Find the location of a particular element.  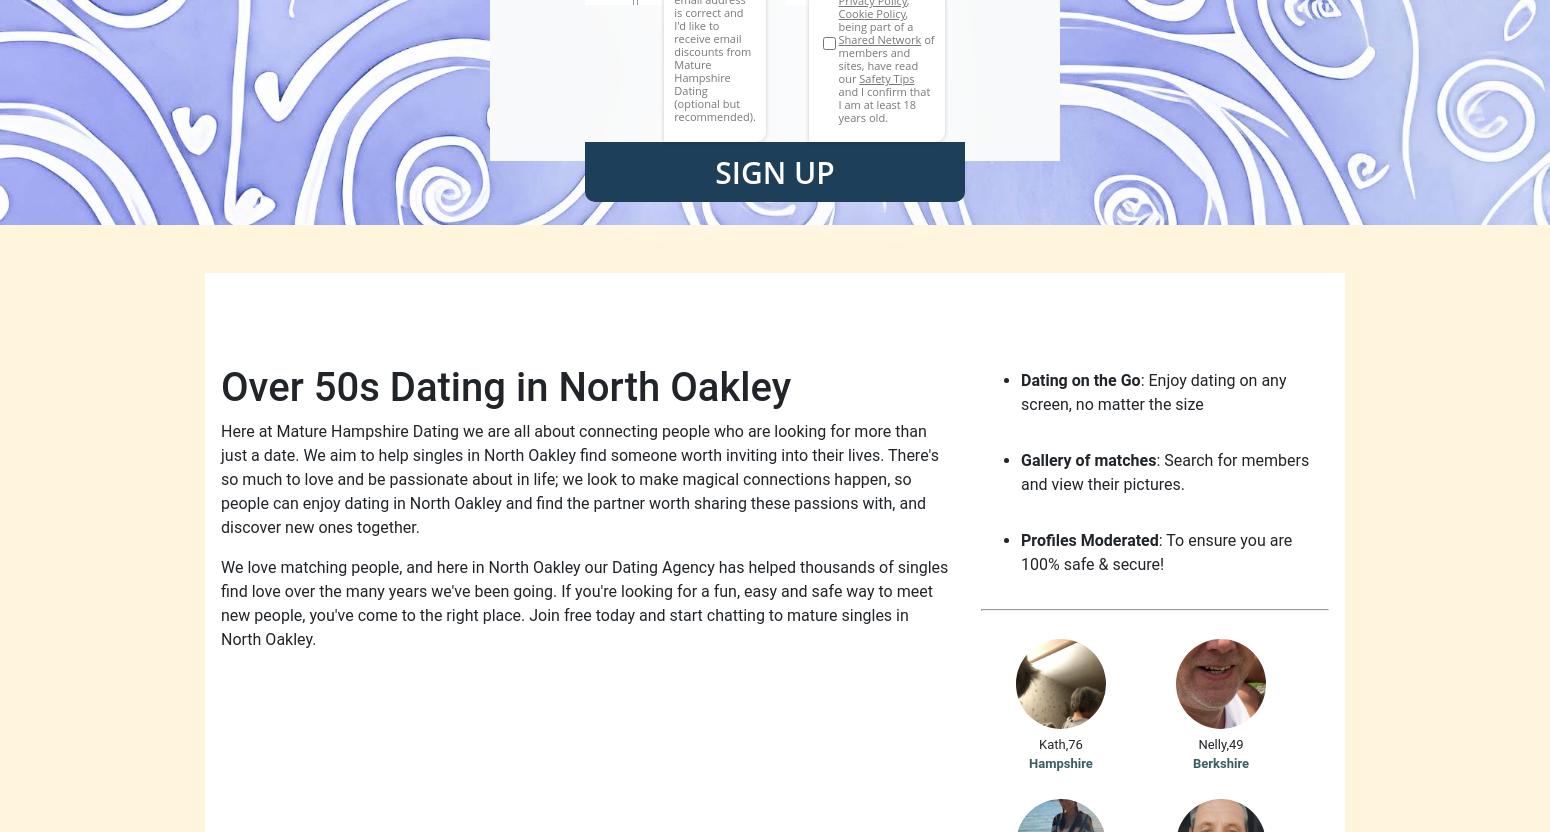

'Shared Network' is located at coordinates (879, 39).